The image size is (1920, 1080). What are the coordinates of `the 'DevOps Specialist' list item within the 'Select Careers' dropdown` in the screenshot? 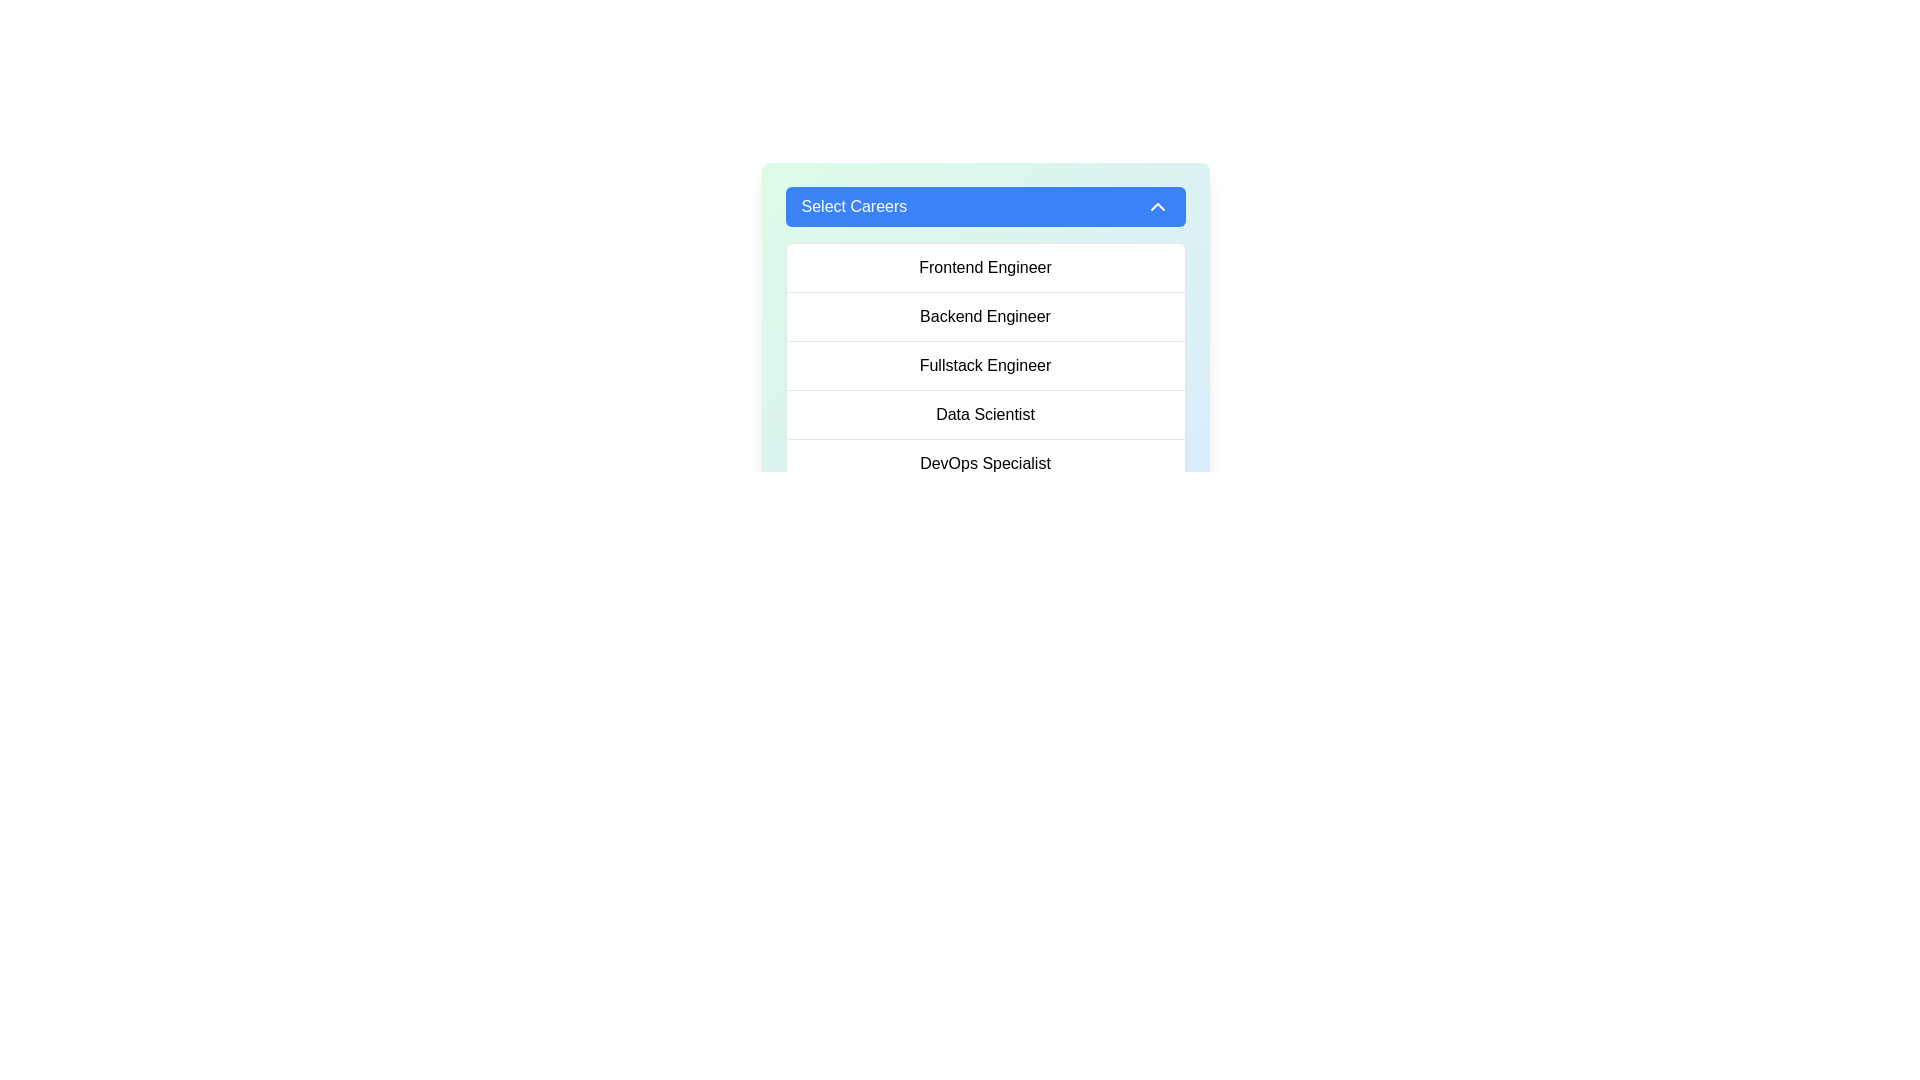 It's located at (985, 463).